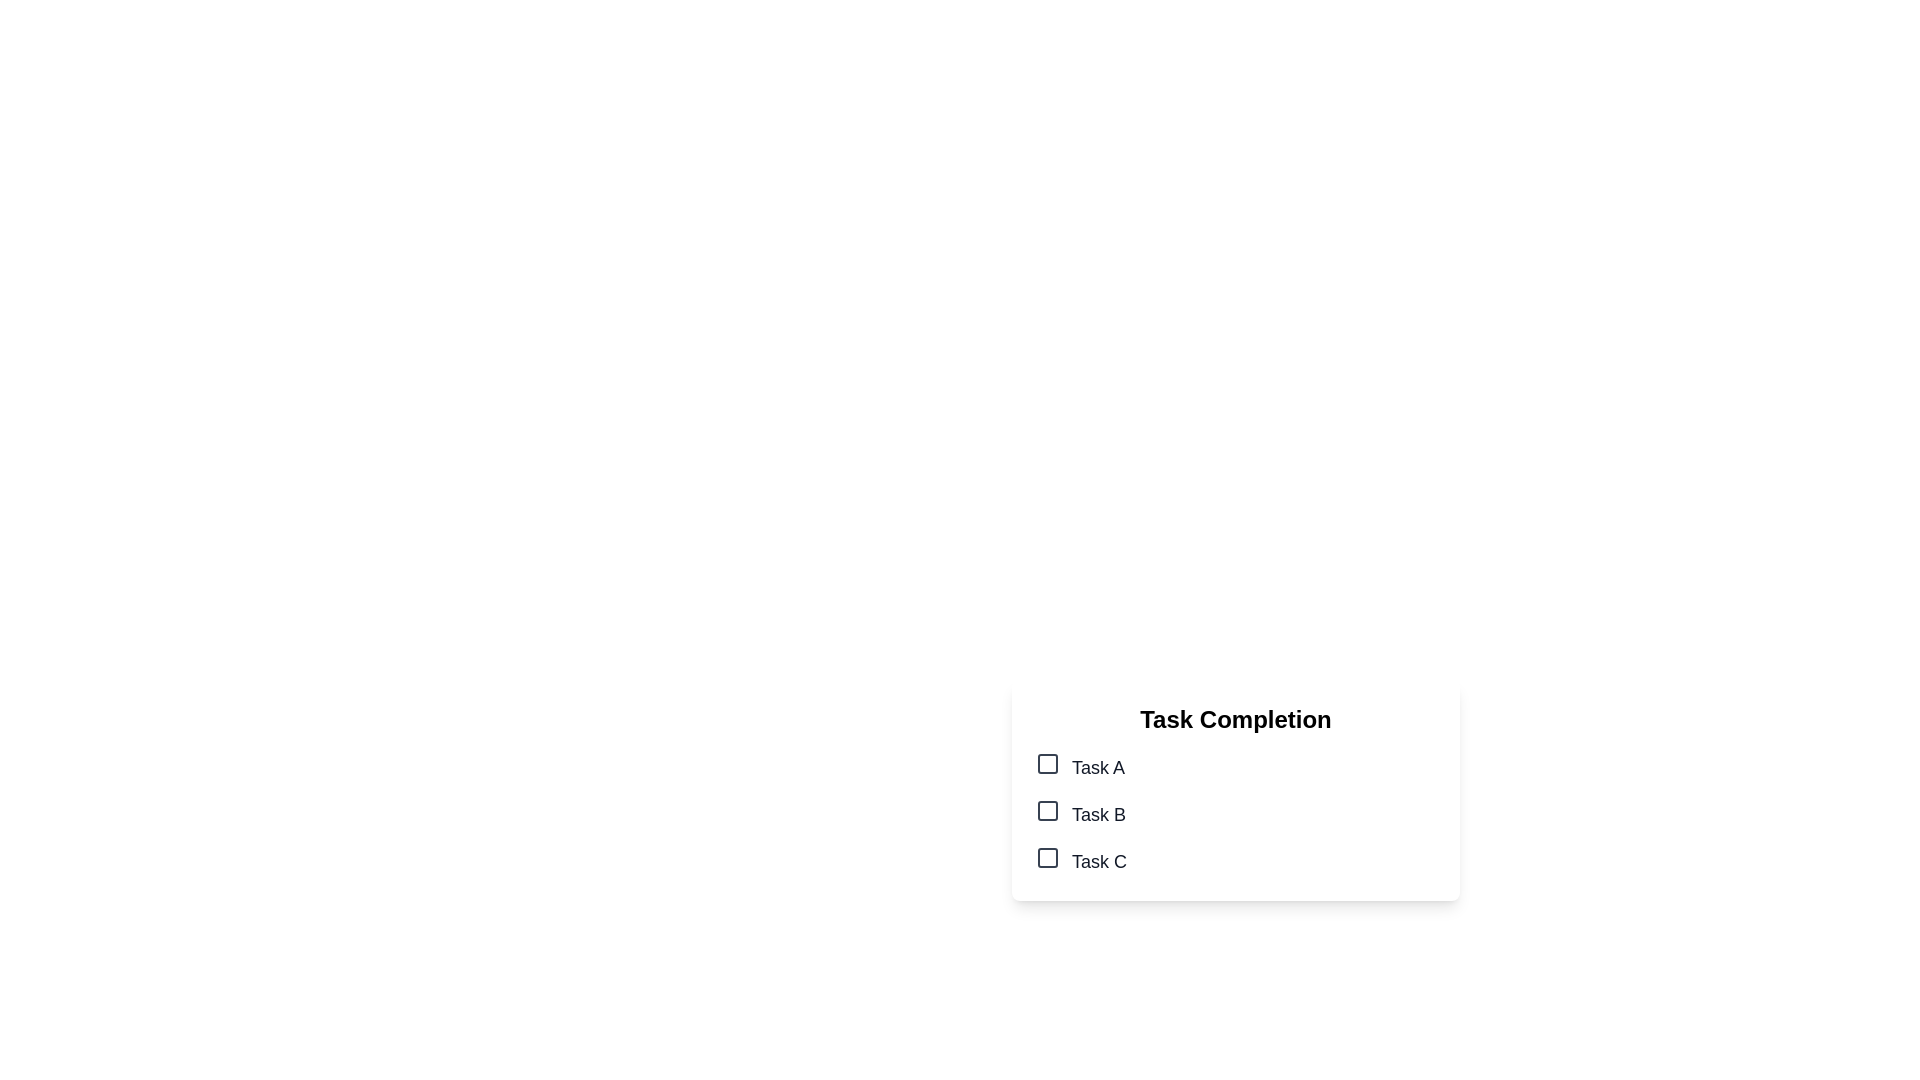 This screenshot has width=1920, height=1080. I want to click on the Checkbox indicator for 'Task A', so click(1046, 763).